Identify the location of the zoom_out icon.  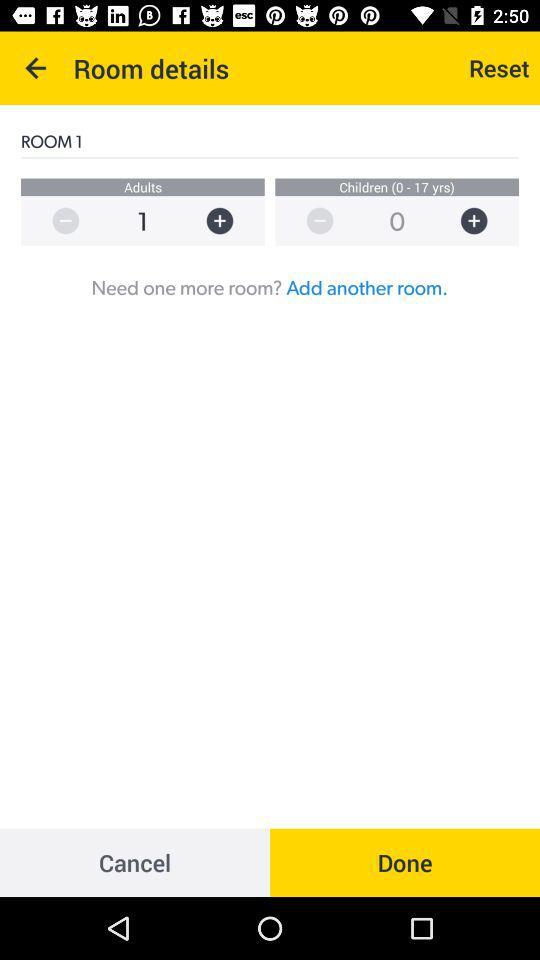
(55, 221).